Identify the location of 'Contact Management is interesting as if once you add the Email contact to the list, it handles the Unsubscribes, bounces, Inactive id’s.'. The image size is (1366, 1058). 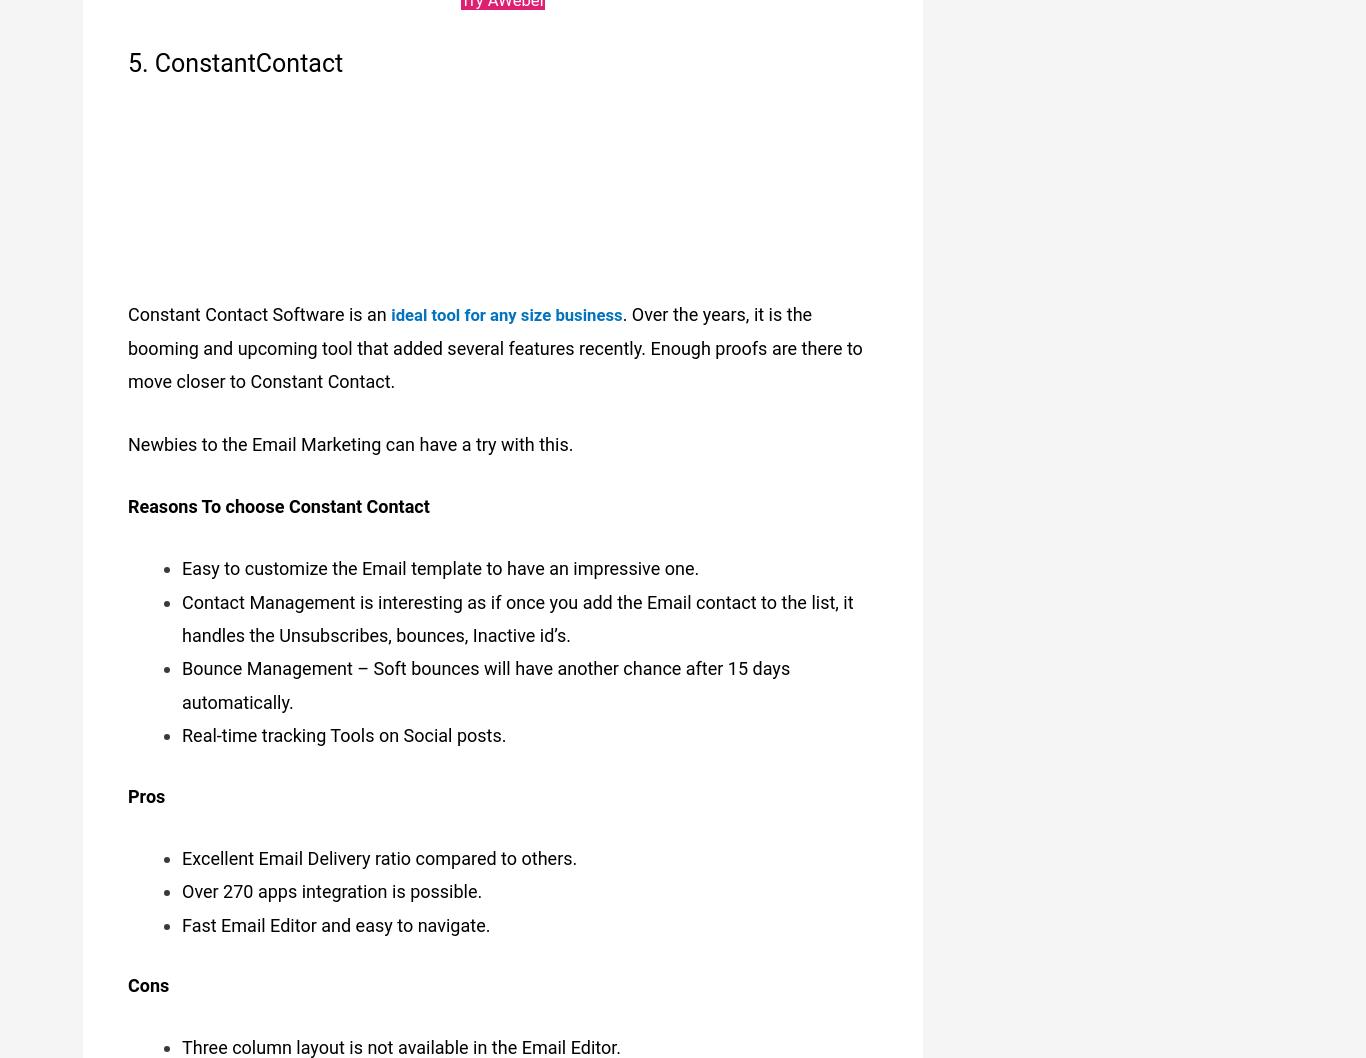
(517, 608).